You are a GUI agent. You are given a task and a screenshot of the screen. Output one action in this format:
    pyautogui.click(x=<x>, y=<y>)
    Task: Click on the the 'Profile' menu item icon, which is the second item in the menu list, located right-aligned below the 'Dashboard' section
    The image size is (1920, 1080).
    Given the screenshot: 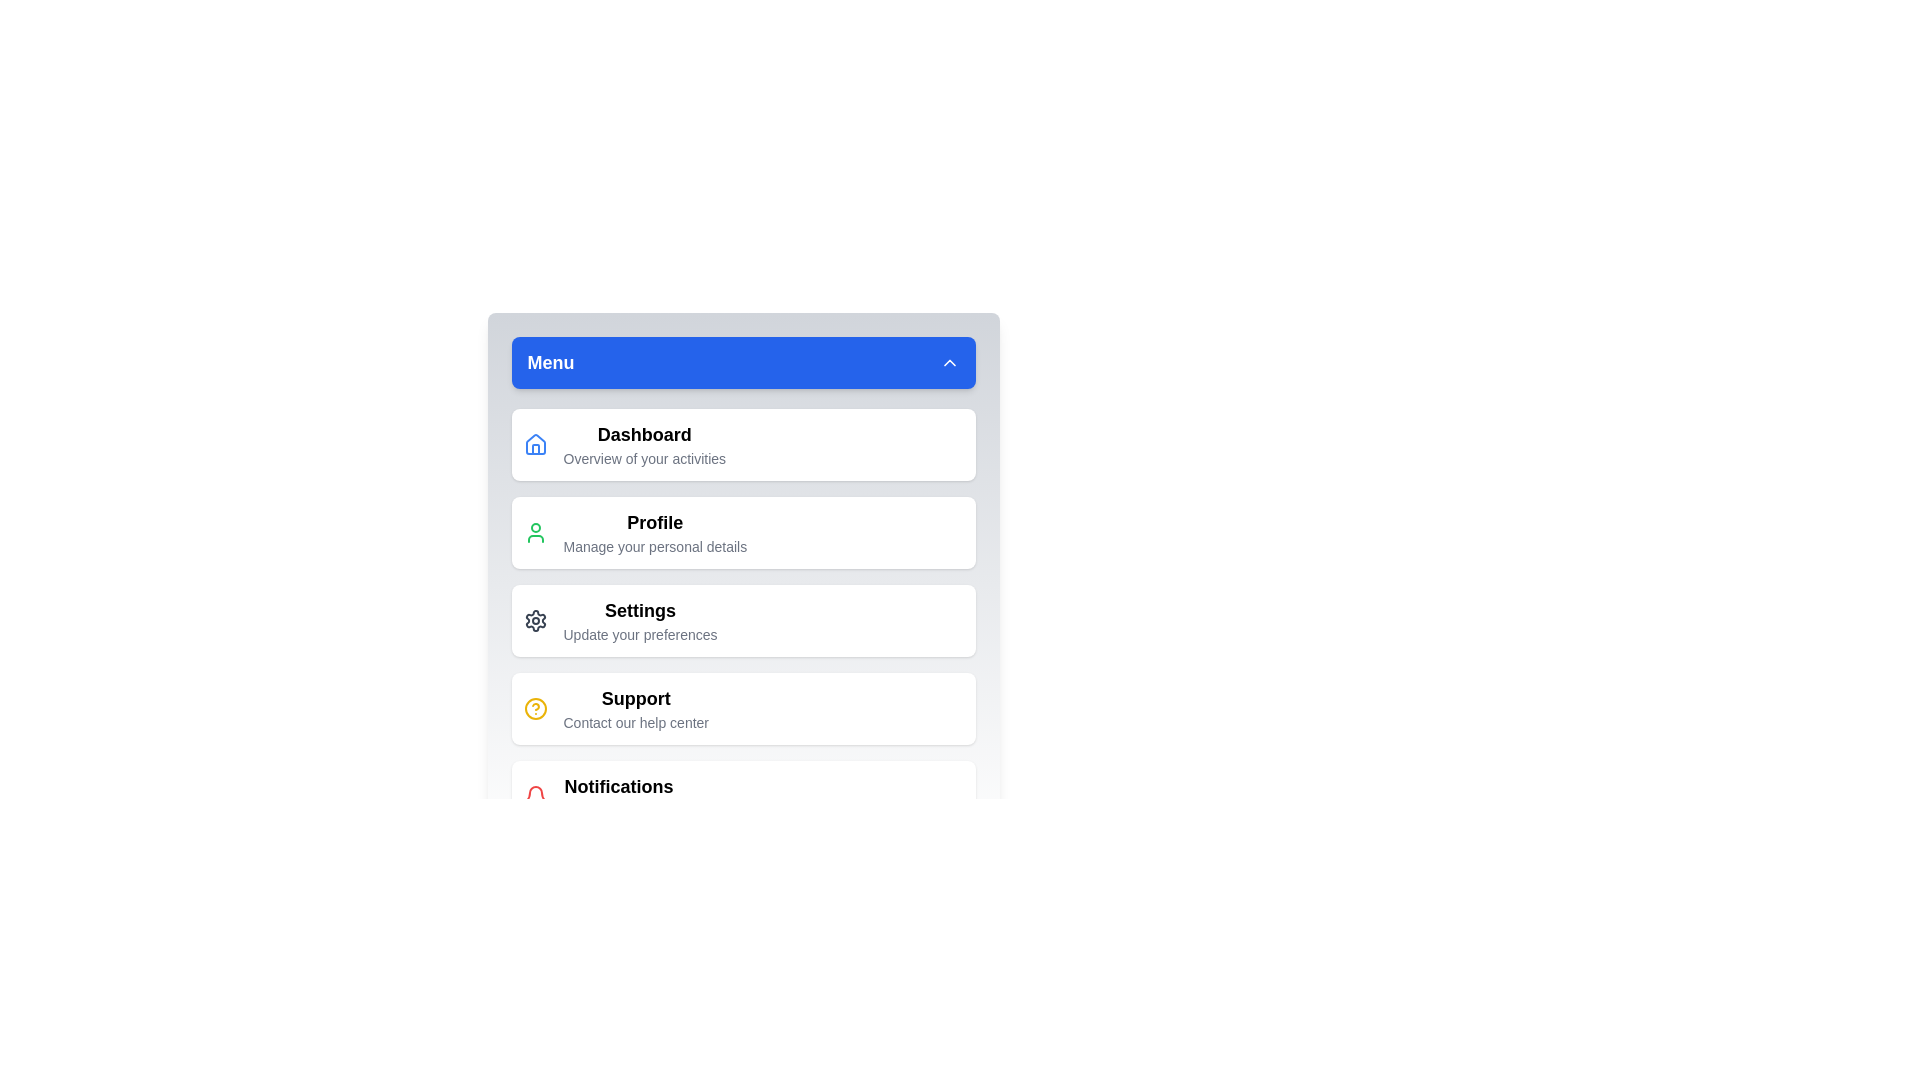 What is the action you would take?
    pyautogui.click(x=535, y=531)
    